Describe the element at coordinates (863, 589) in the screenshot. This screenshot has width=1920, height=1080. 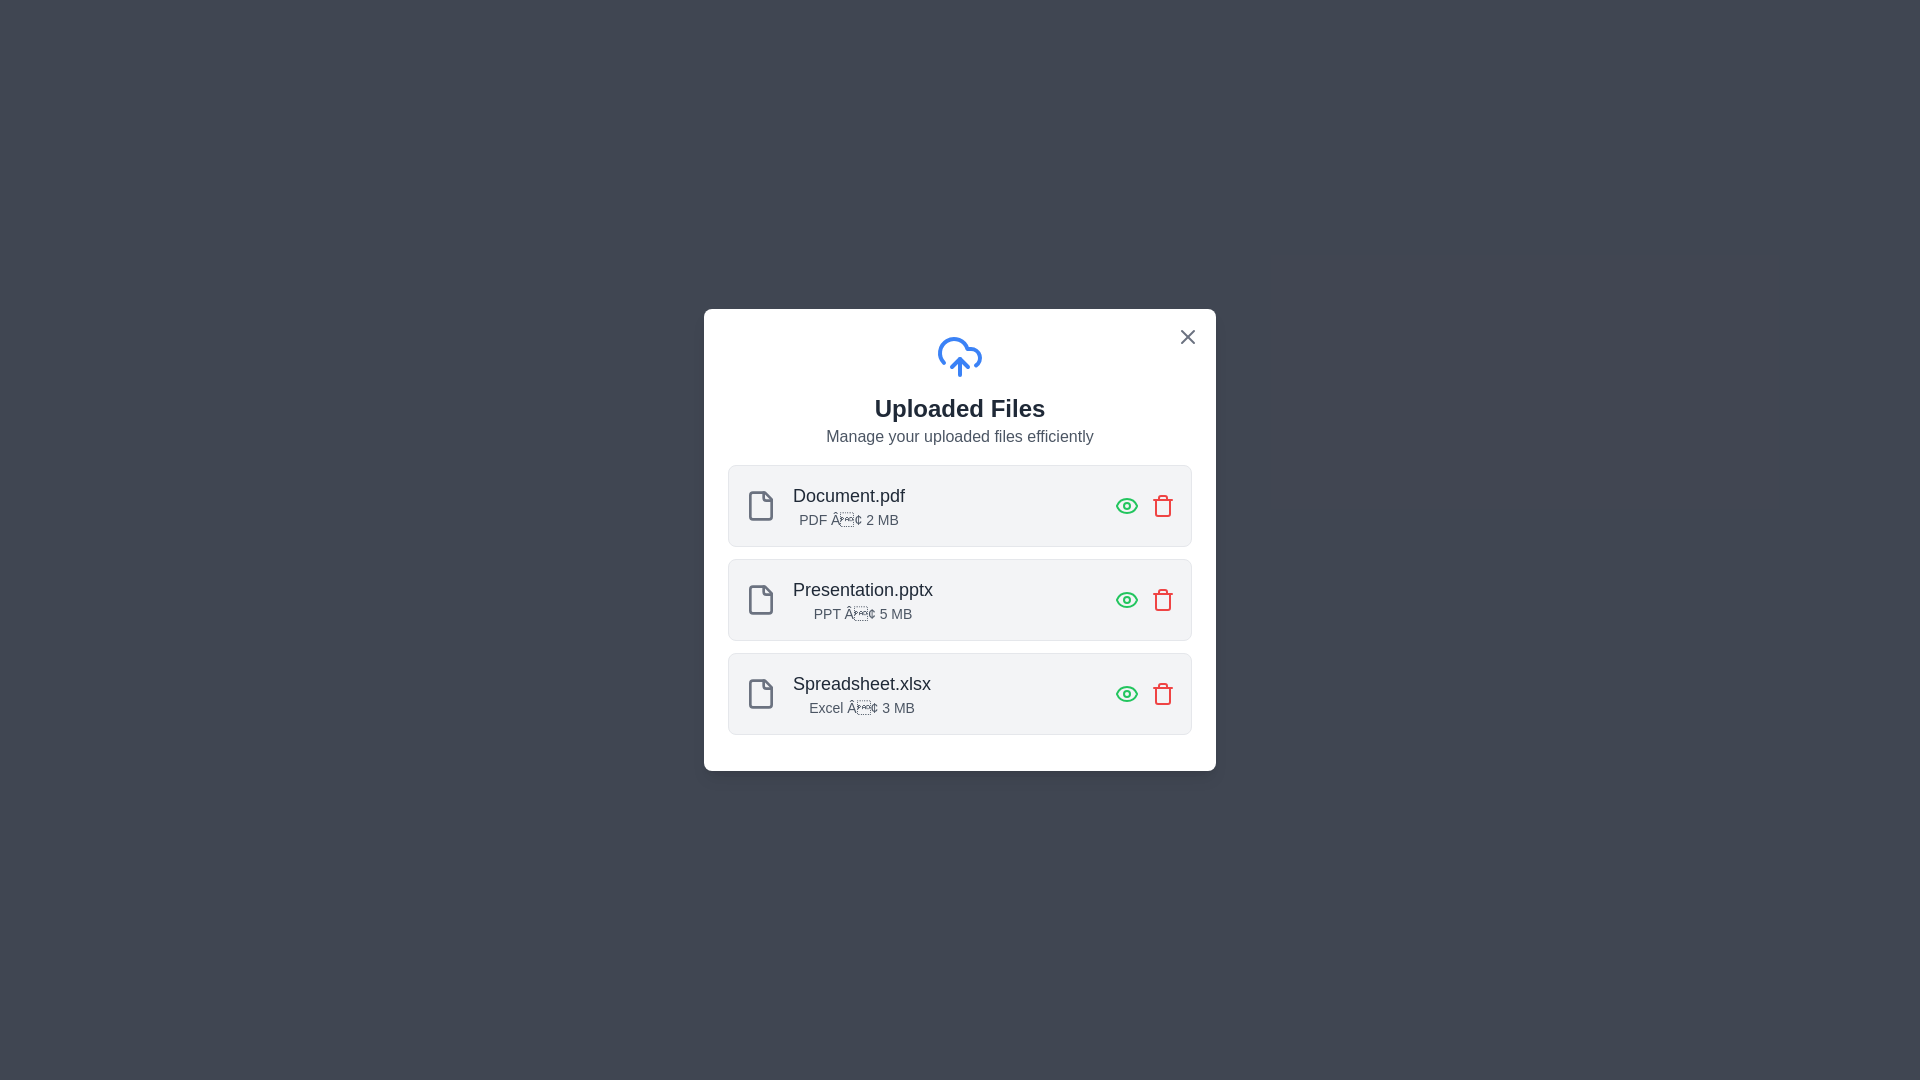
I see `the text label displaying the file name 'Presentation.pptx', which is in bold and medium-sized dark gray font, located in the middle section of a file list interface` at that location.